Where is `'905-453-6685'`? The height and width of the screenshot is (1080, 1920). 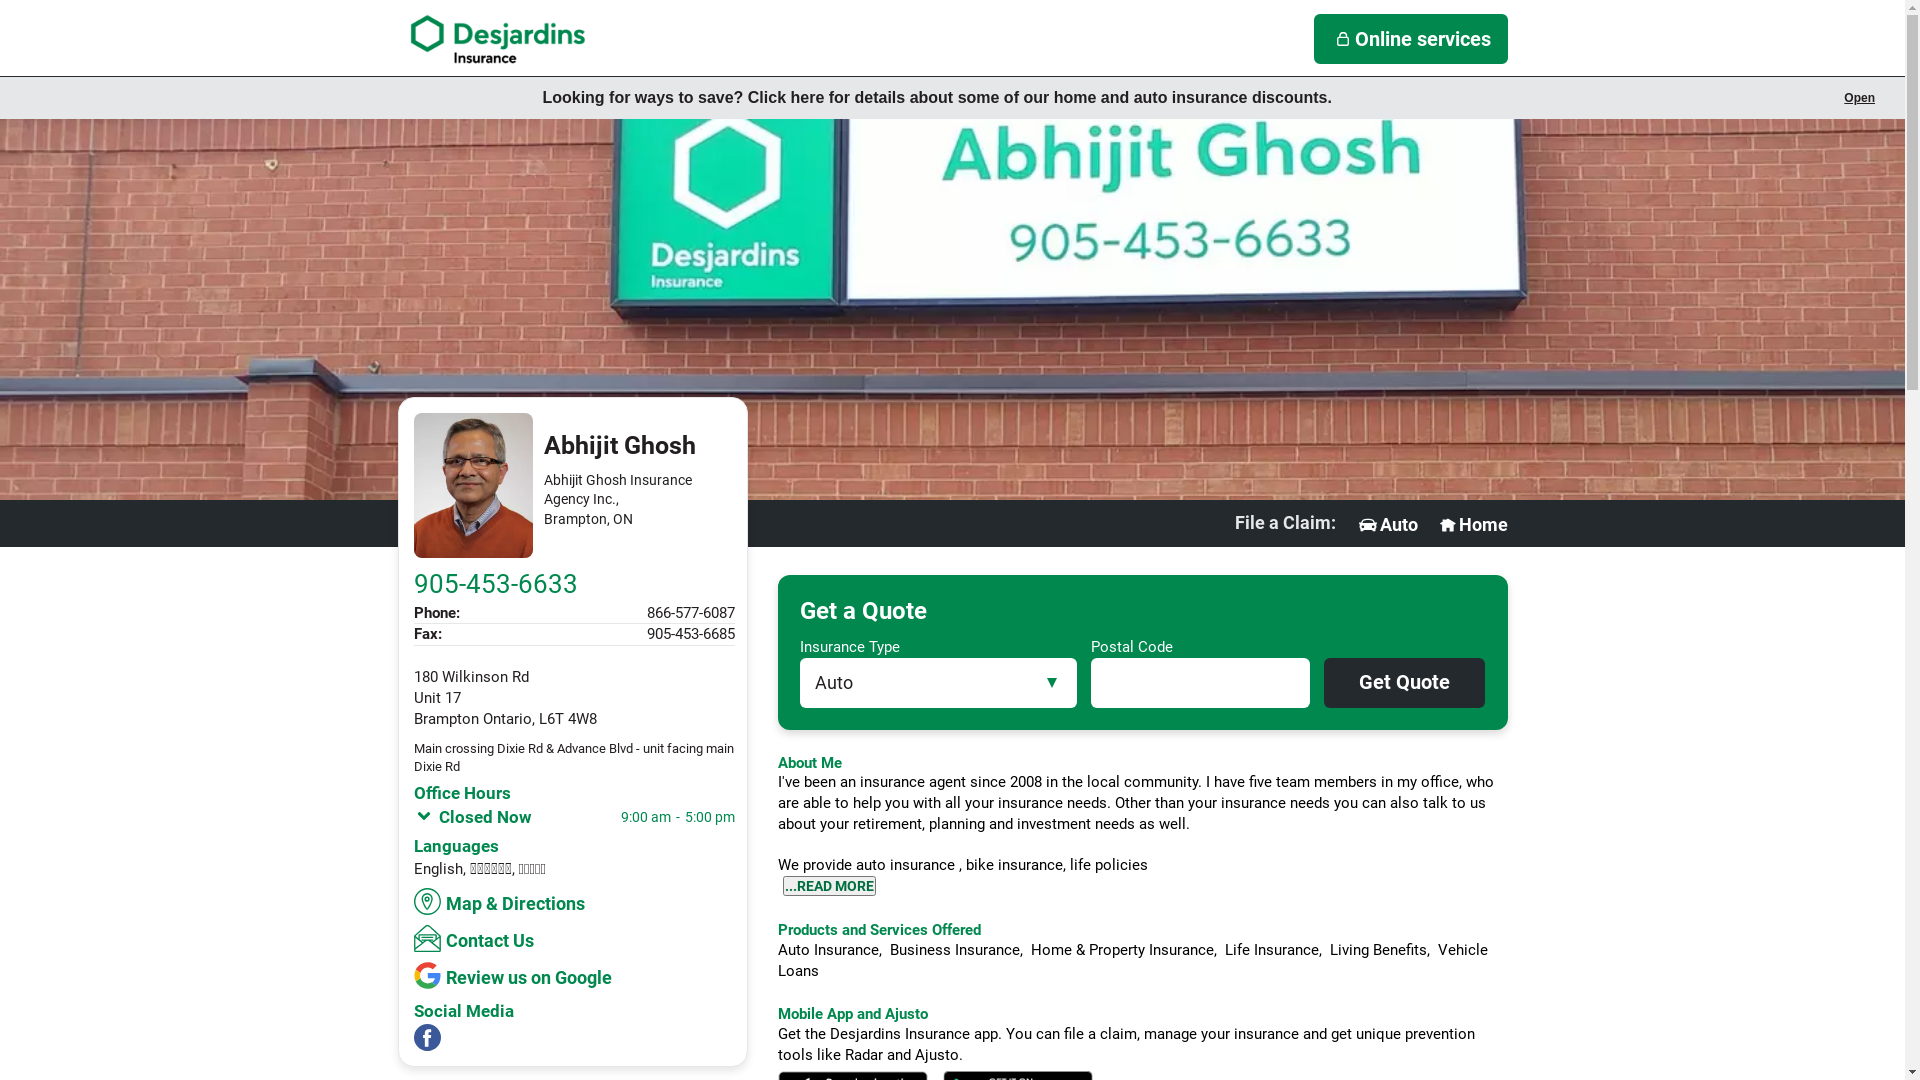
'905-453-6685' is located at coordinates (690, 633).